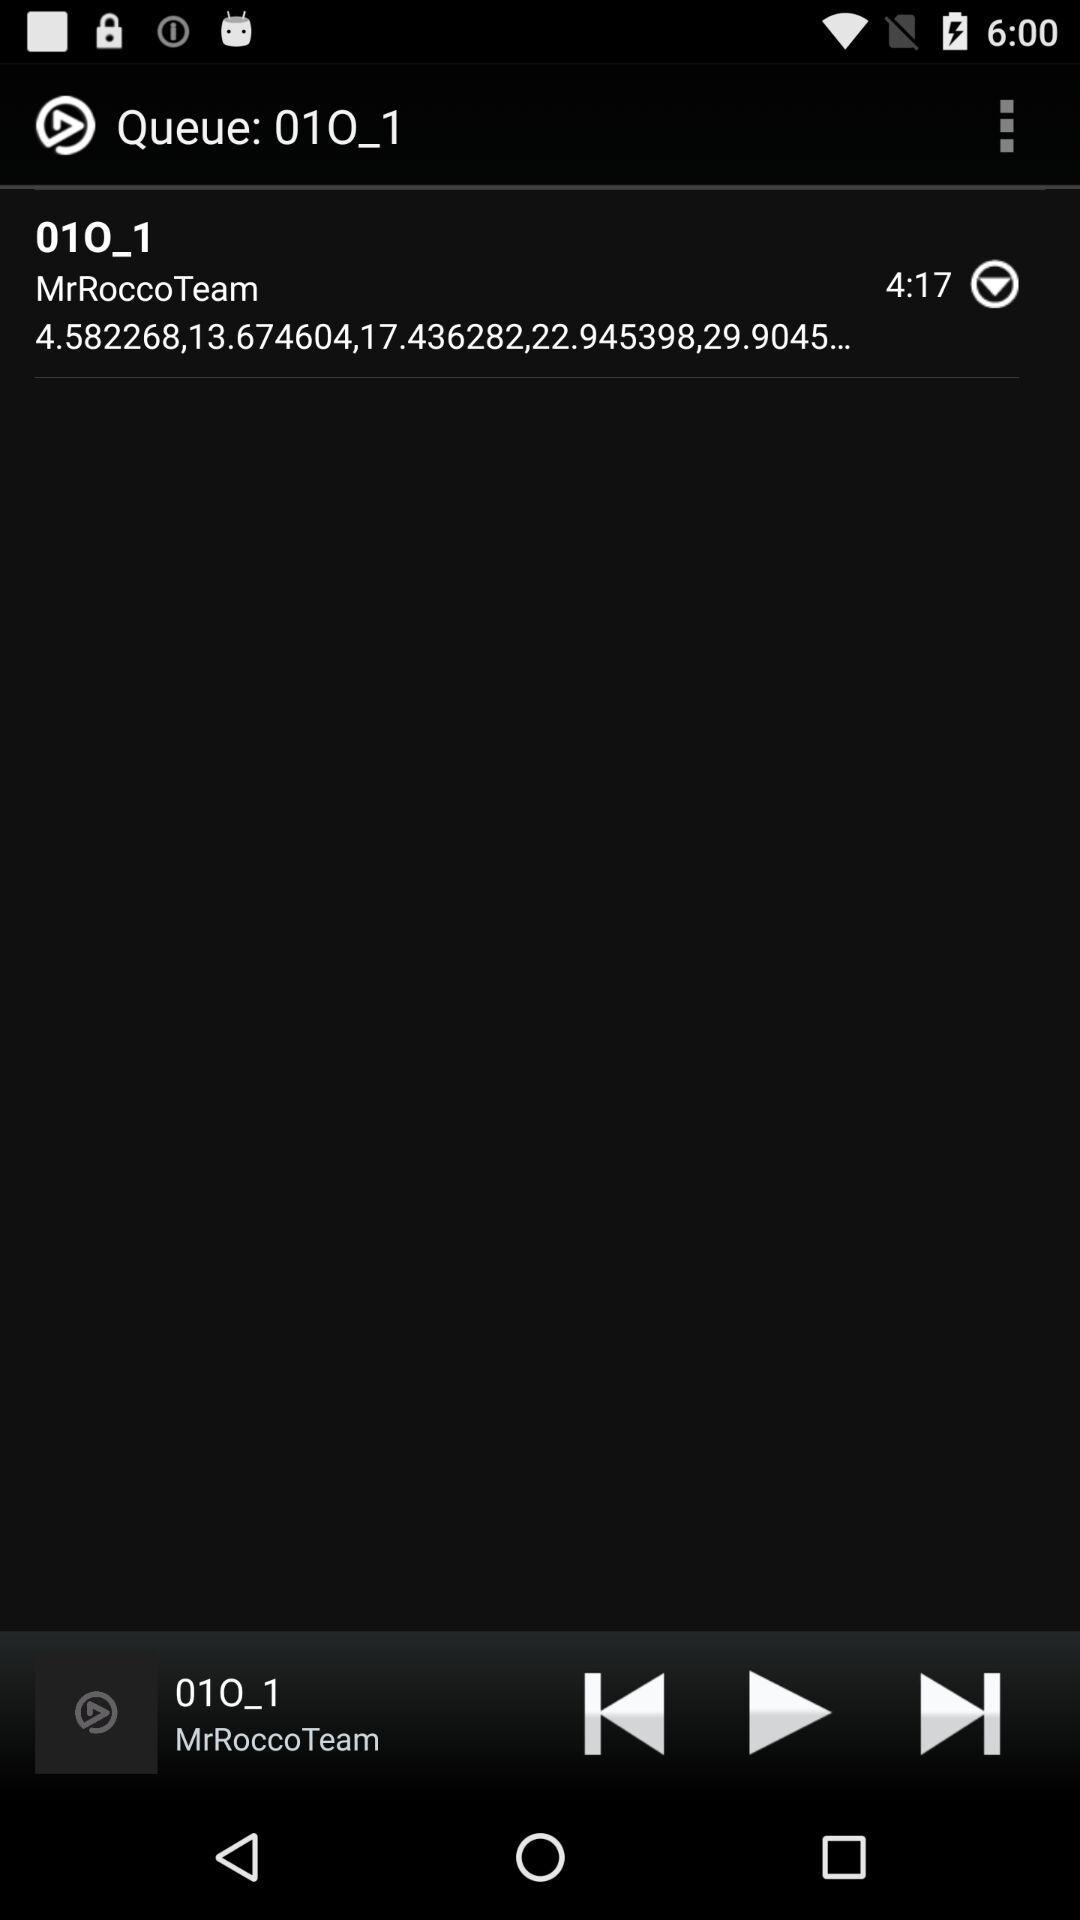 This screenshot has height=1920, width=1080. Describe the element at coordinates (1006, 124) in the screenshot. I see `the app to the right of 01o_1 app` at that location.